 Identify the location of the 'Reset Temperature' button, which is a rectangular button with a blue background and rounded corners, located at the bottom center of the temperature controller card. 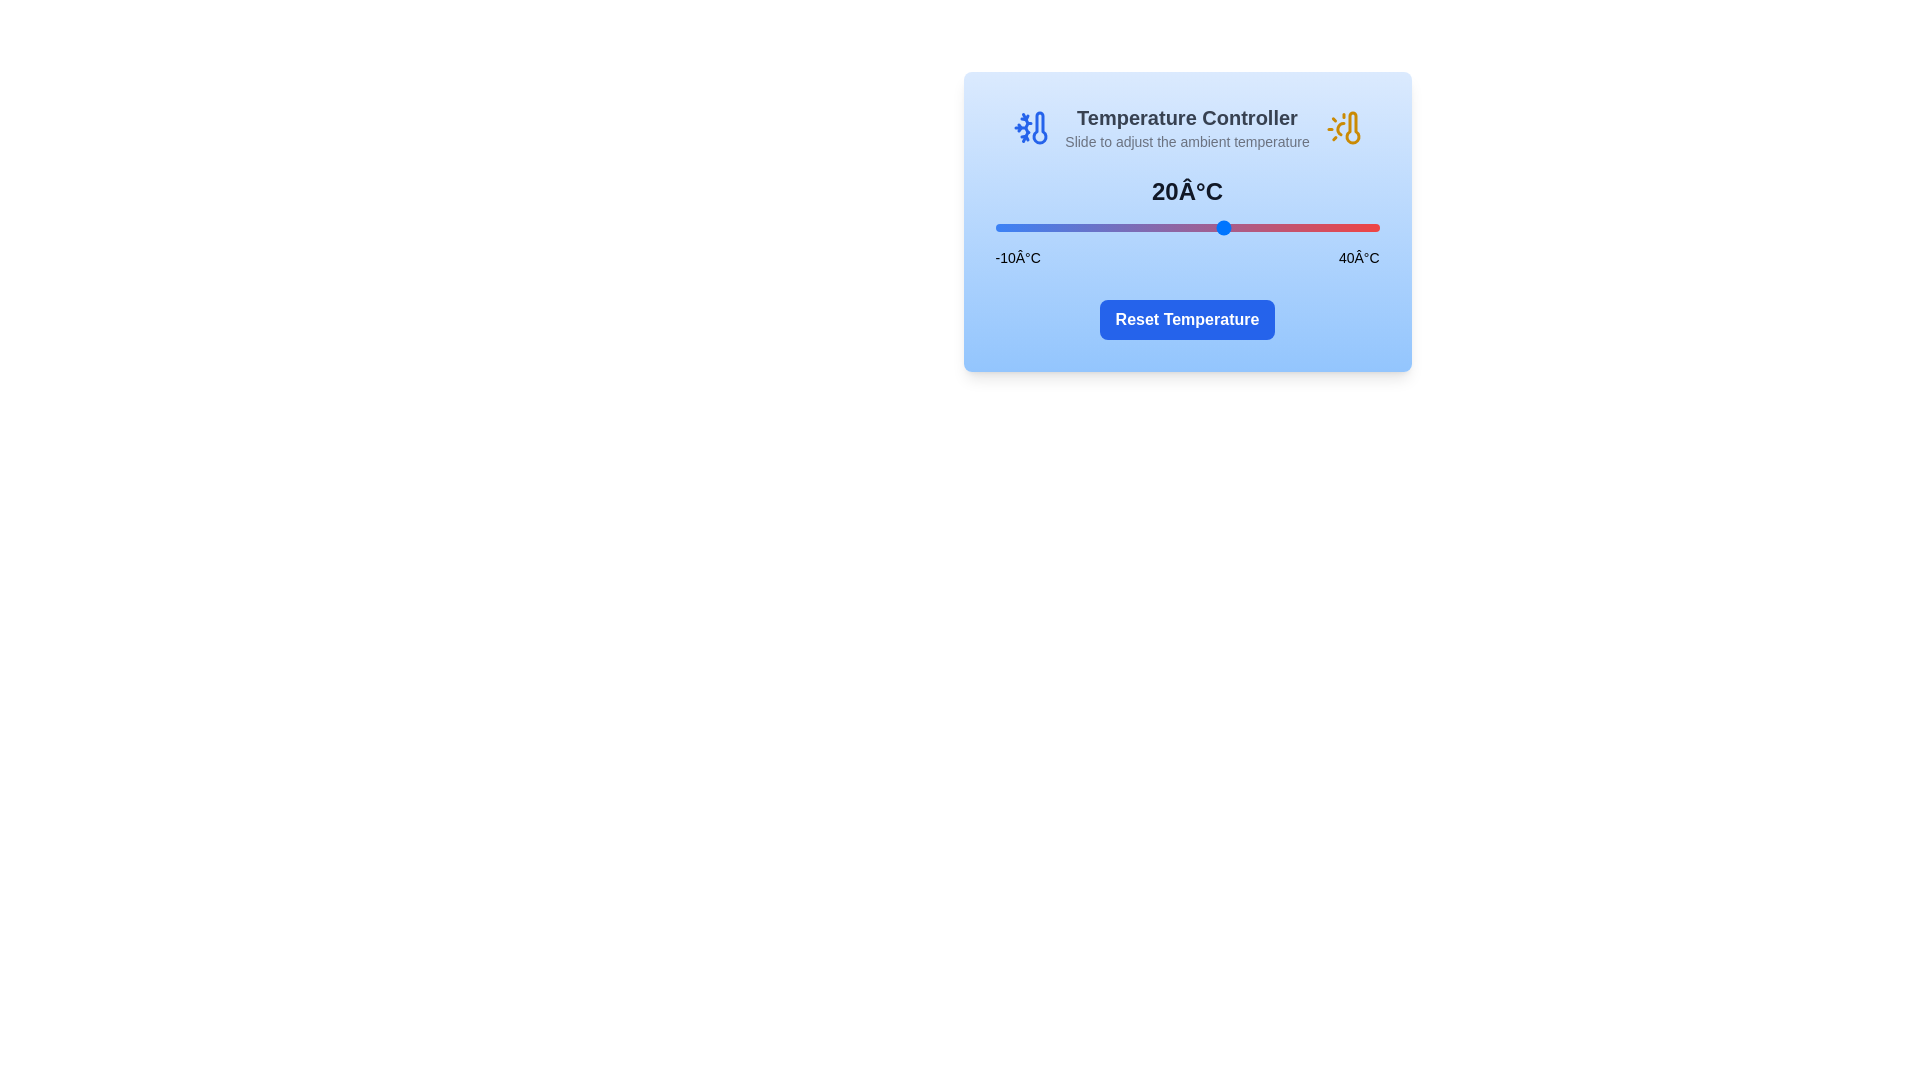
(1187, 319).